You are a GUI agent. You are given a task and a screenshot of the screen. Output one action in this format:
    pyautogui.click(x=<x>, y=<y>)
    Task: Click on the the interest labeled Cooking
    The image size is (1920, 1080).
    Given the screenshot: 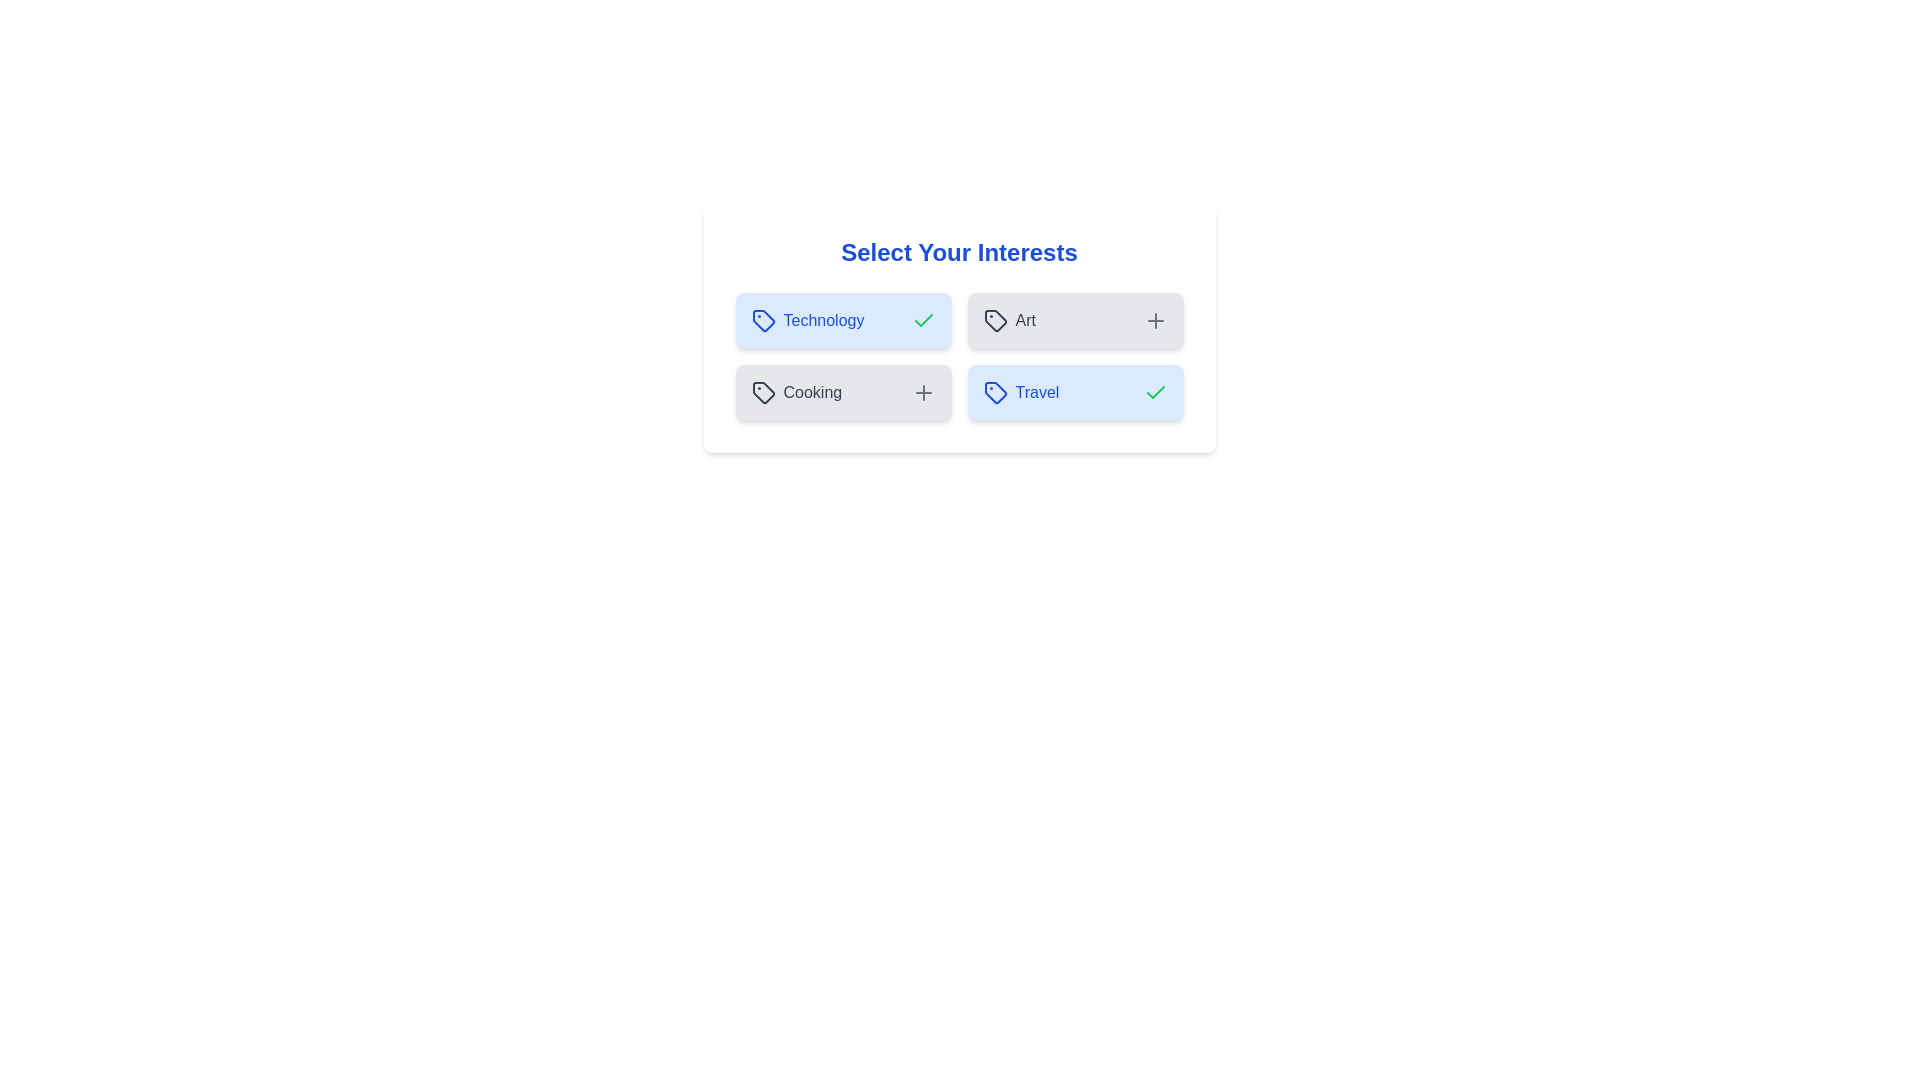 What is the action you would take?
    pyautogui.click(x=843, y=393)
    